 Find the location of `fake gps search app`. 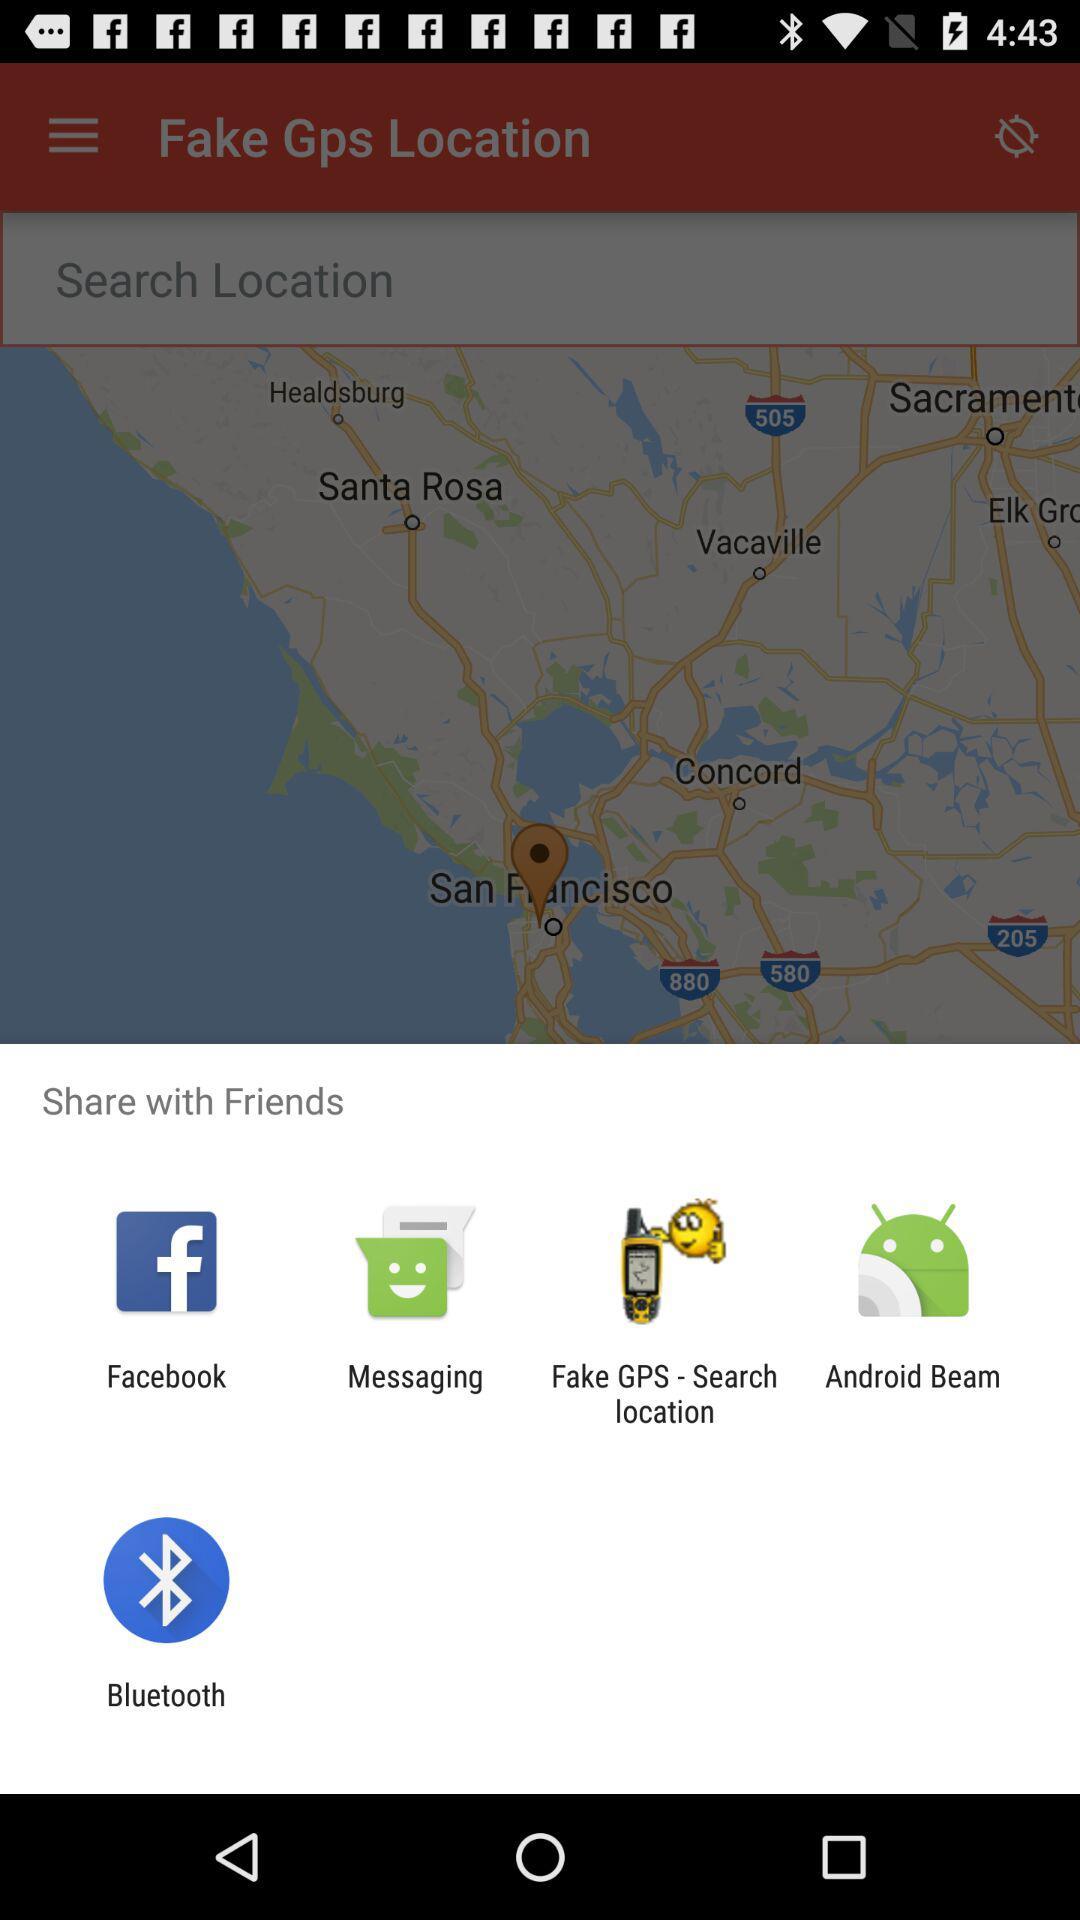

fake gps search app is located at coordinates (664, 1392).